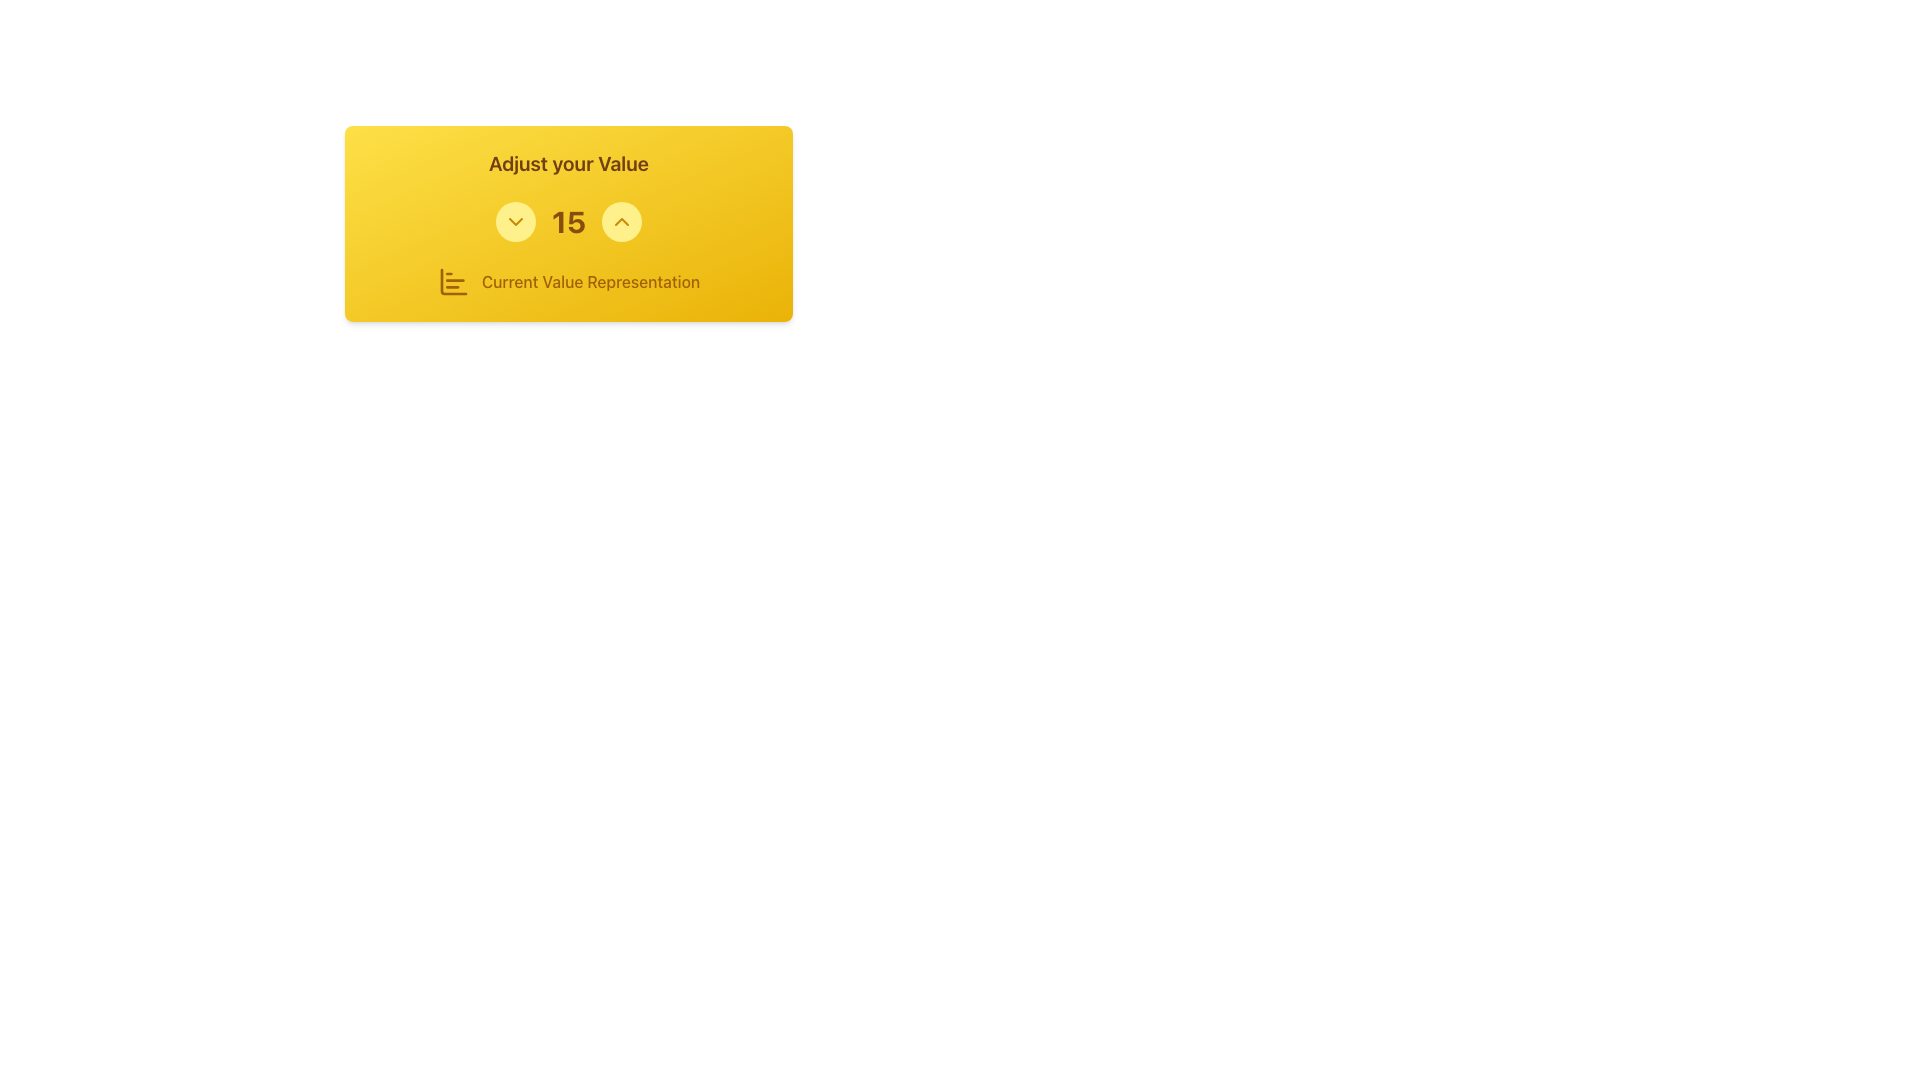  What do you see at coordinates (516, 222) in the screenshot?
I see `the interactive button to the left of the numeric display '15' to decrement its value` at bounding box center [516, 222].